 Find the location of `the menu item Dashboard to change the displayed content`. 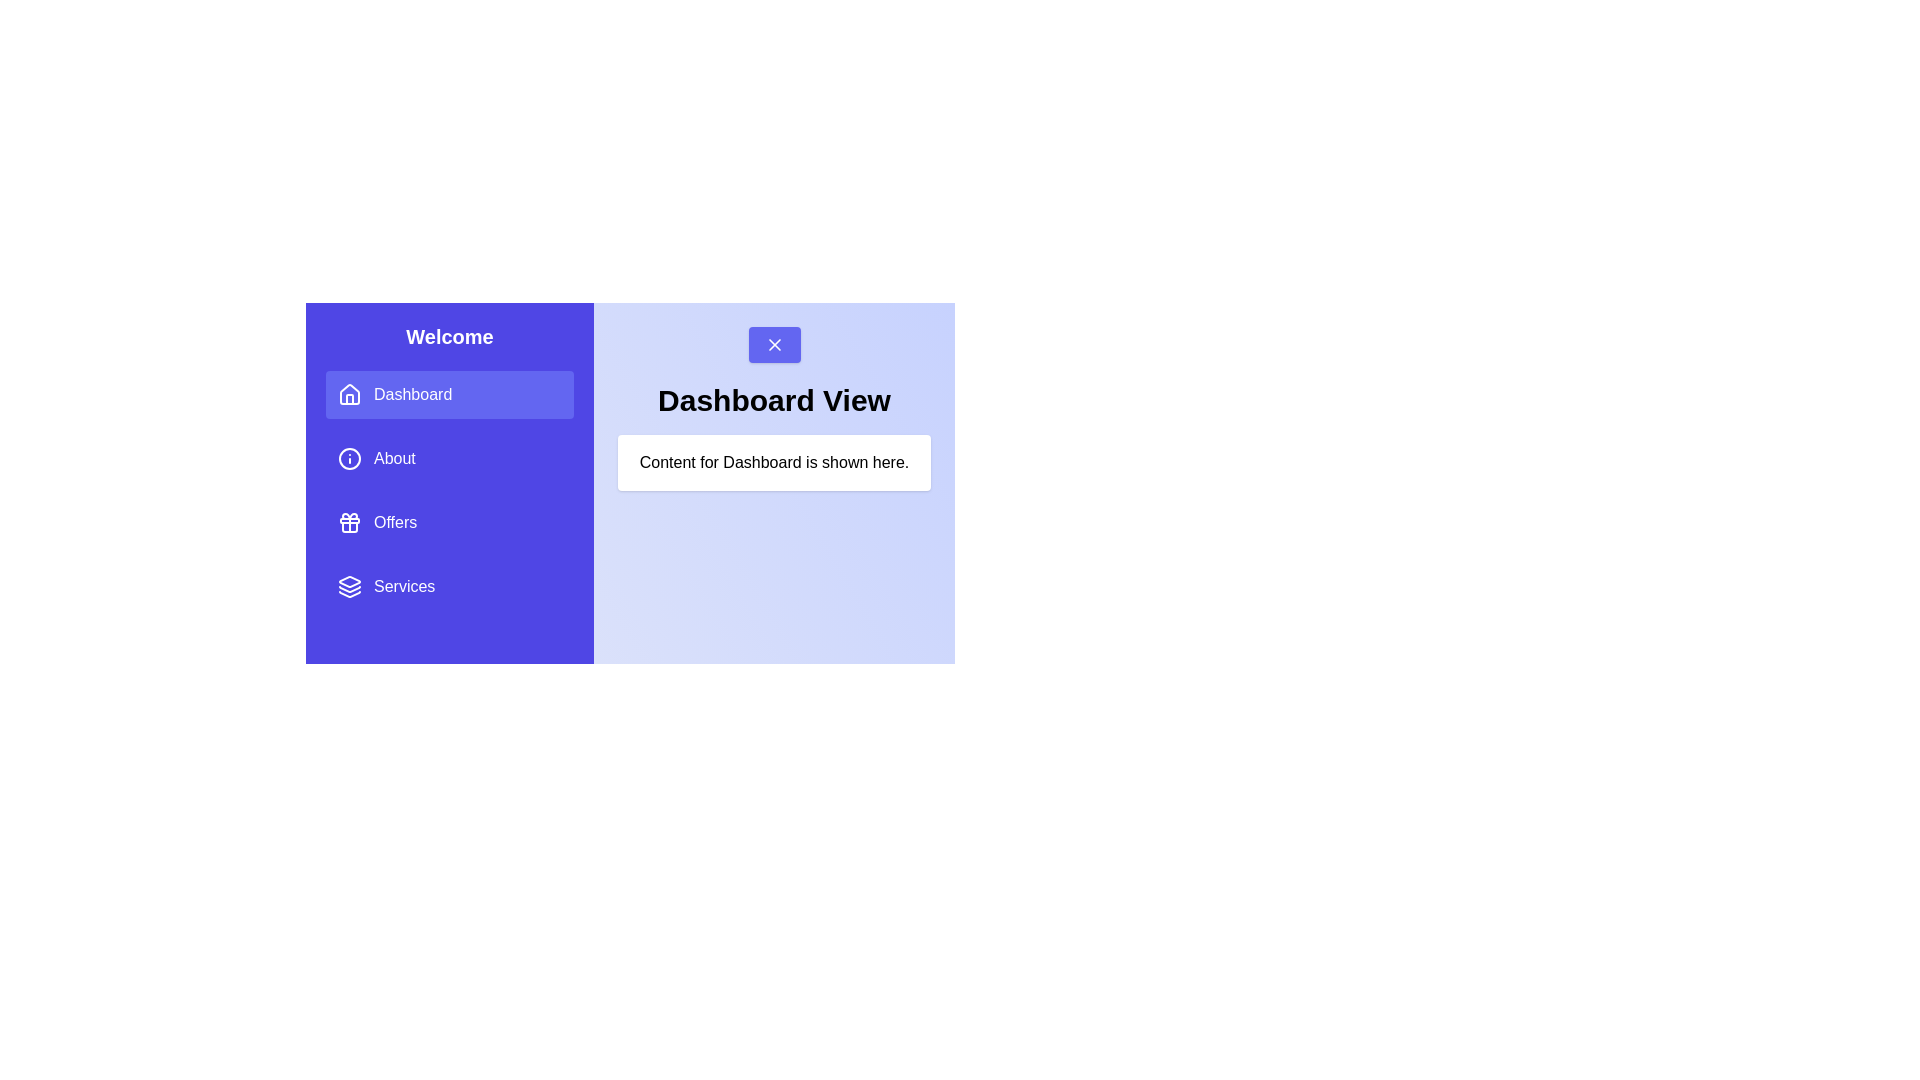

the menu item Dashboard to change the displayed content is located at coordinates (449, 394).